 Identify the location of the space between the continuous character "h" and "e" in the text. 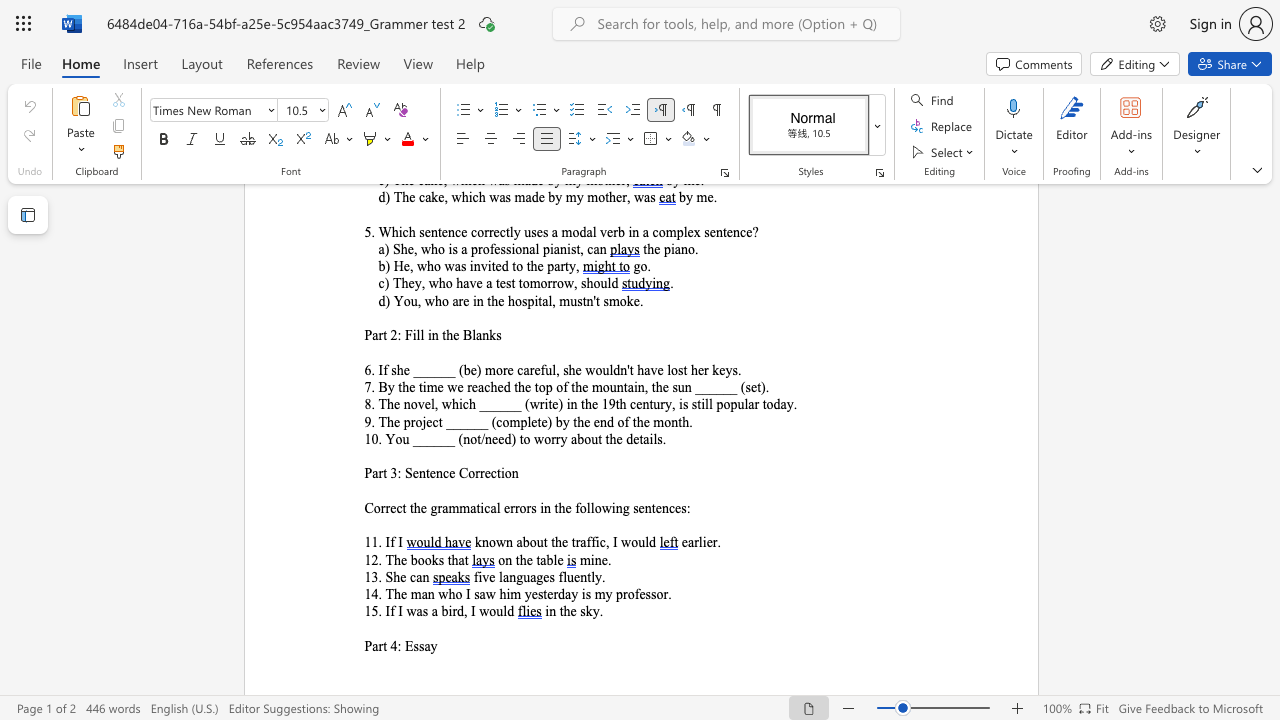
(560, 542).